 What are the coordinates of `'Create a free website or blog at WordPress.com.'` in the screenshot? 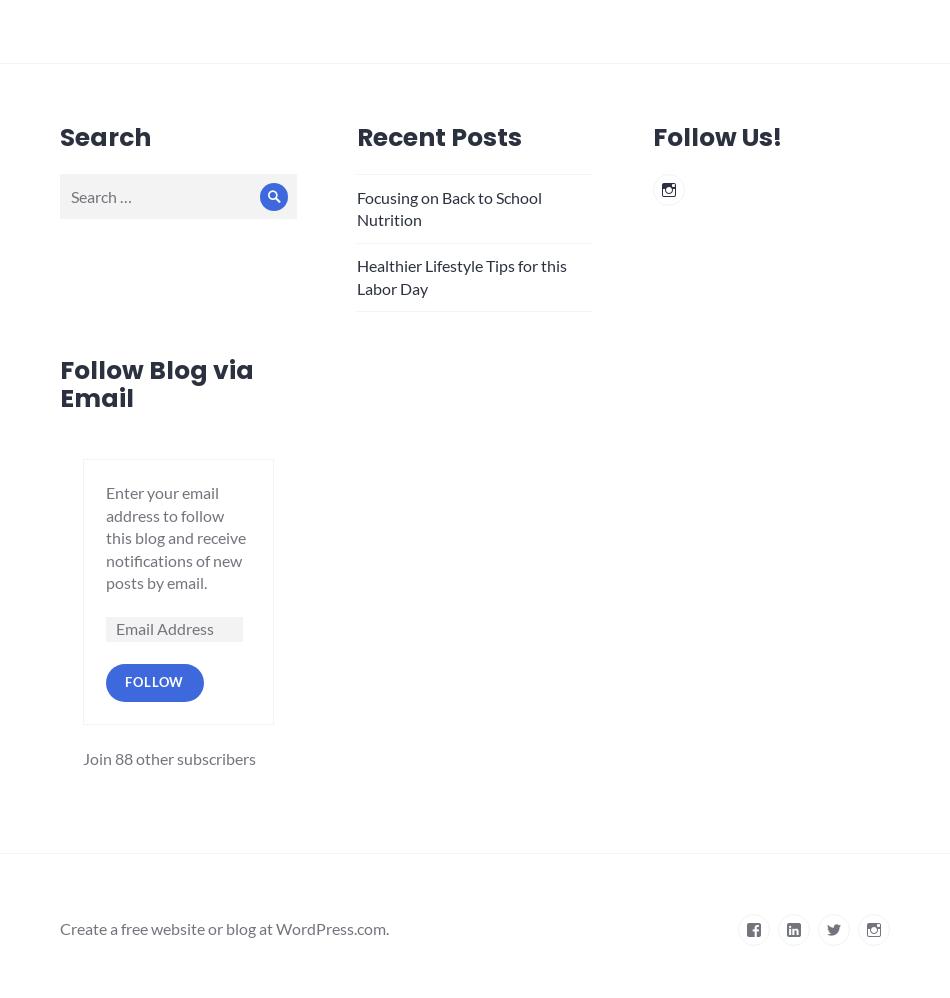 It's located at (224, 928).